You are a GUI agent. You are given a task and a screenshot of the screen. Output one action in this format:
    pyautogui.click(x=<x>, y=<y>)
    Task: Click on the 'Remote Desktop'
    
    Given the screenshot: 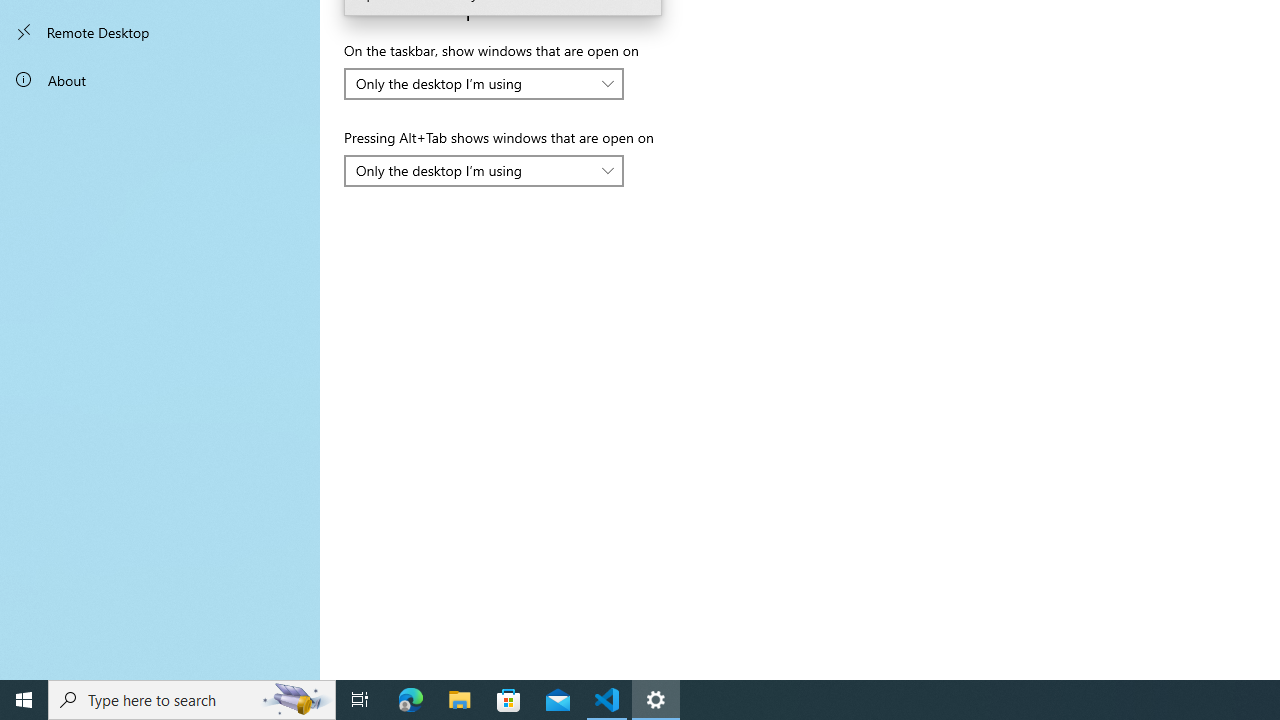 What is the action you would take?
    pyautogui.click(x=160, y=32)
    